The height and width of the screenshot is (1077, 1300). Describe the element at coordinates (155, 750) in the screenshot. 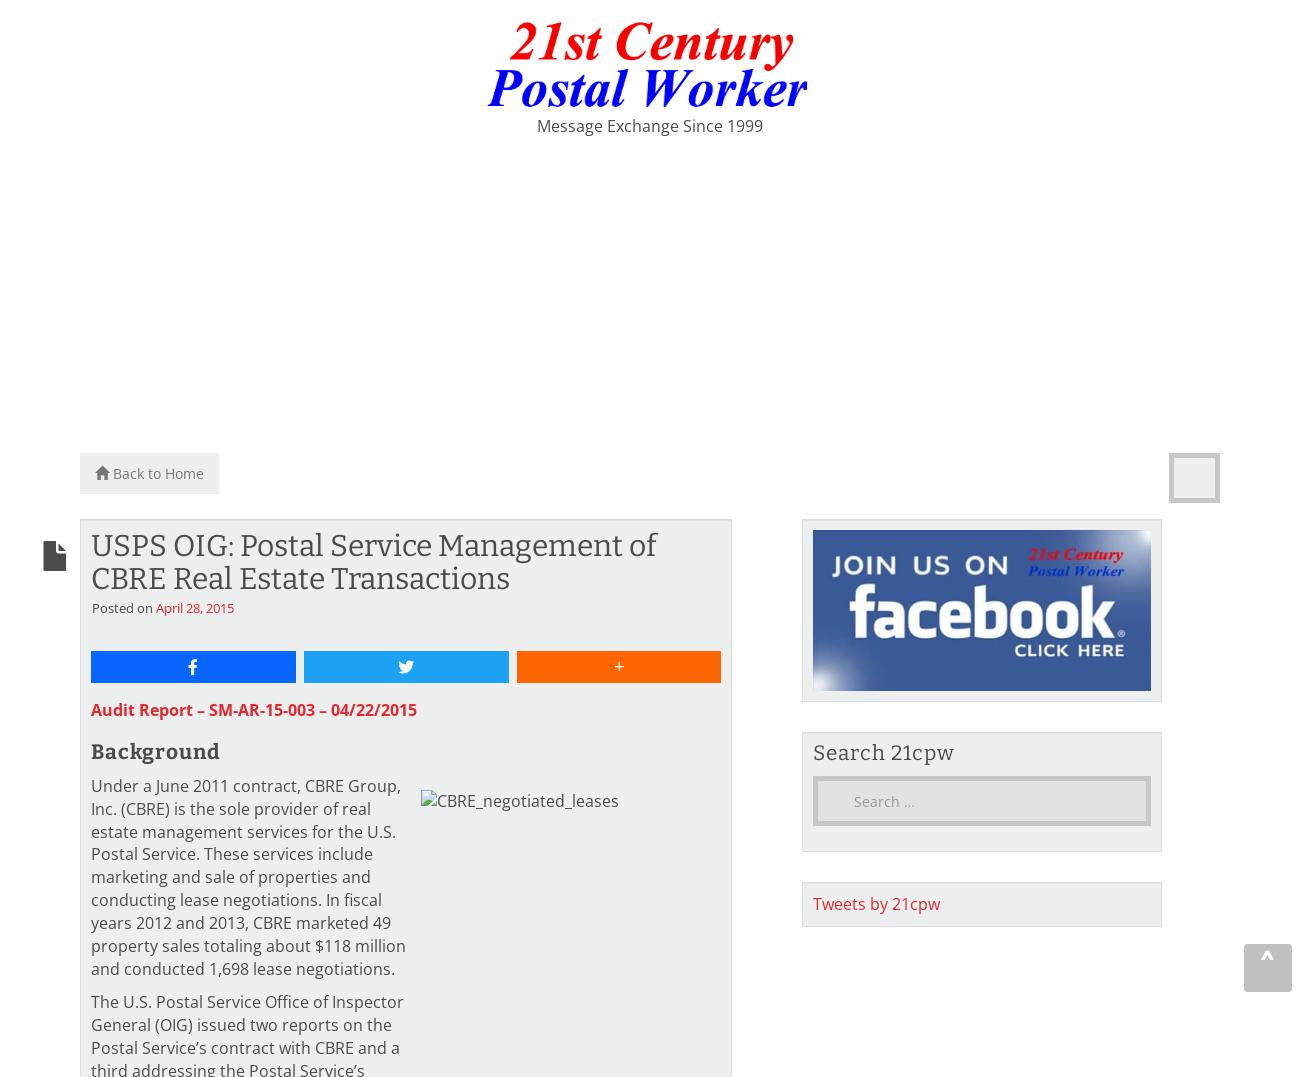

I see `'Background'` at that location.